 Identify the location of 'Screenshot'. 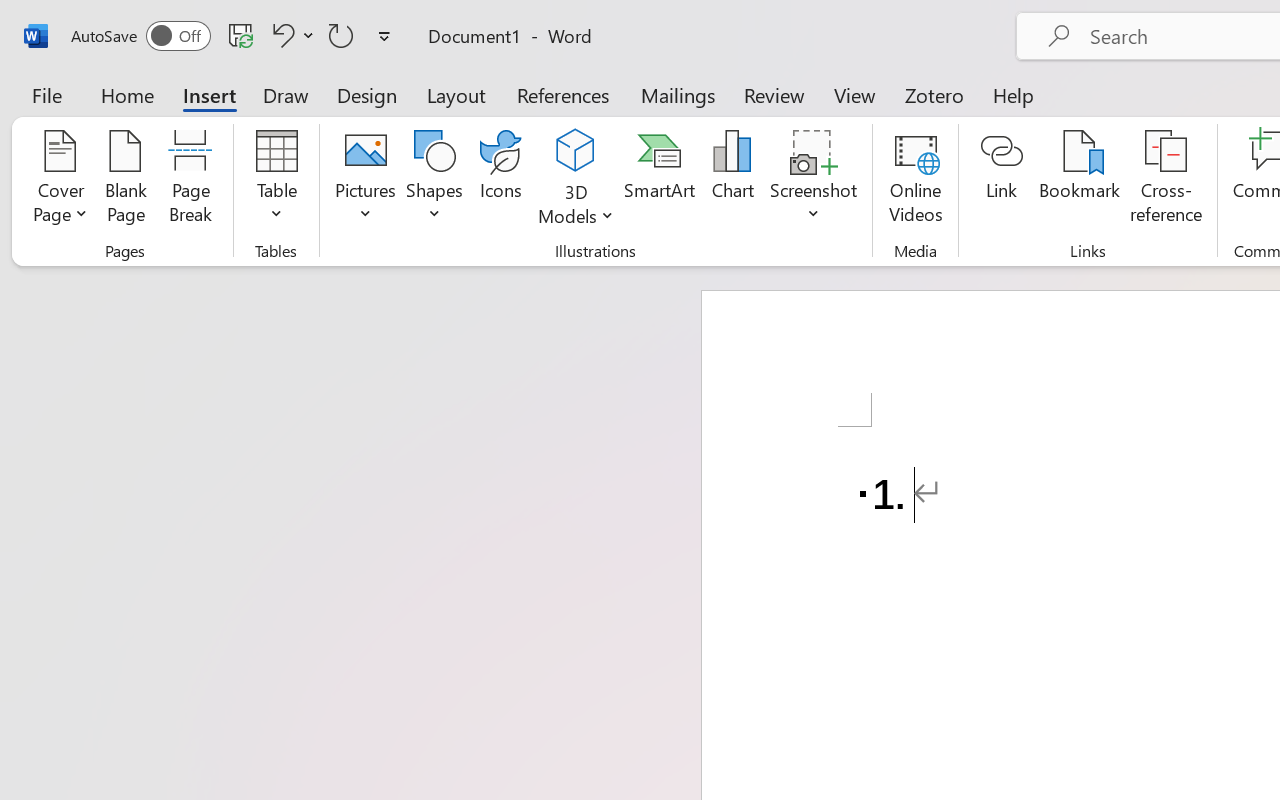
(814, 179).